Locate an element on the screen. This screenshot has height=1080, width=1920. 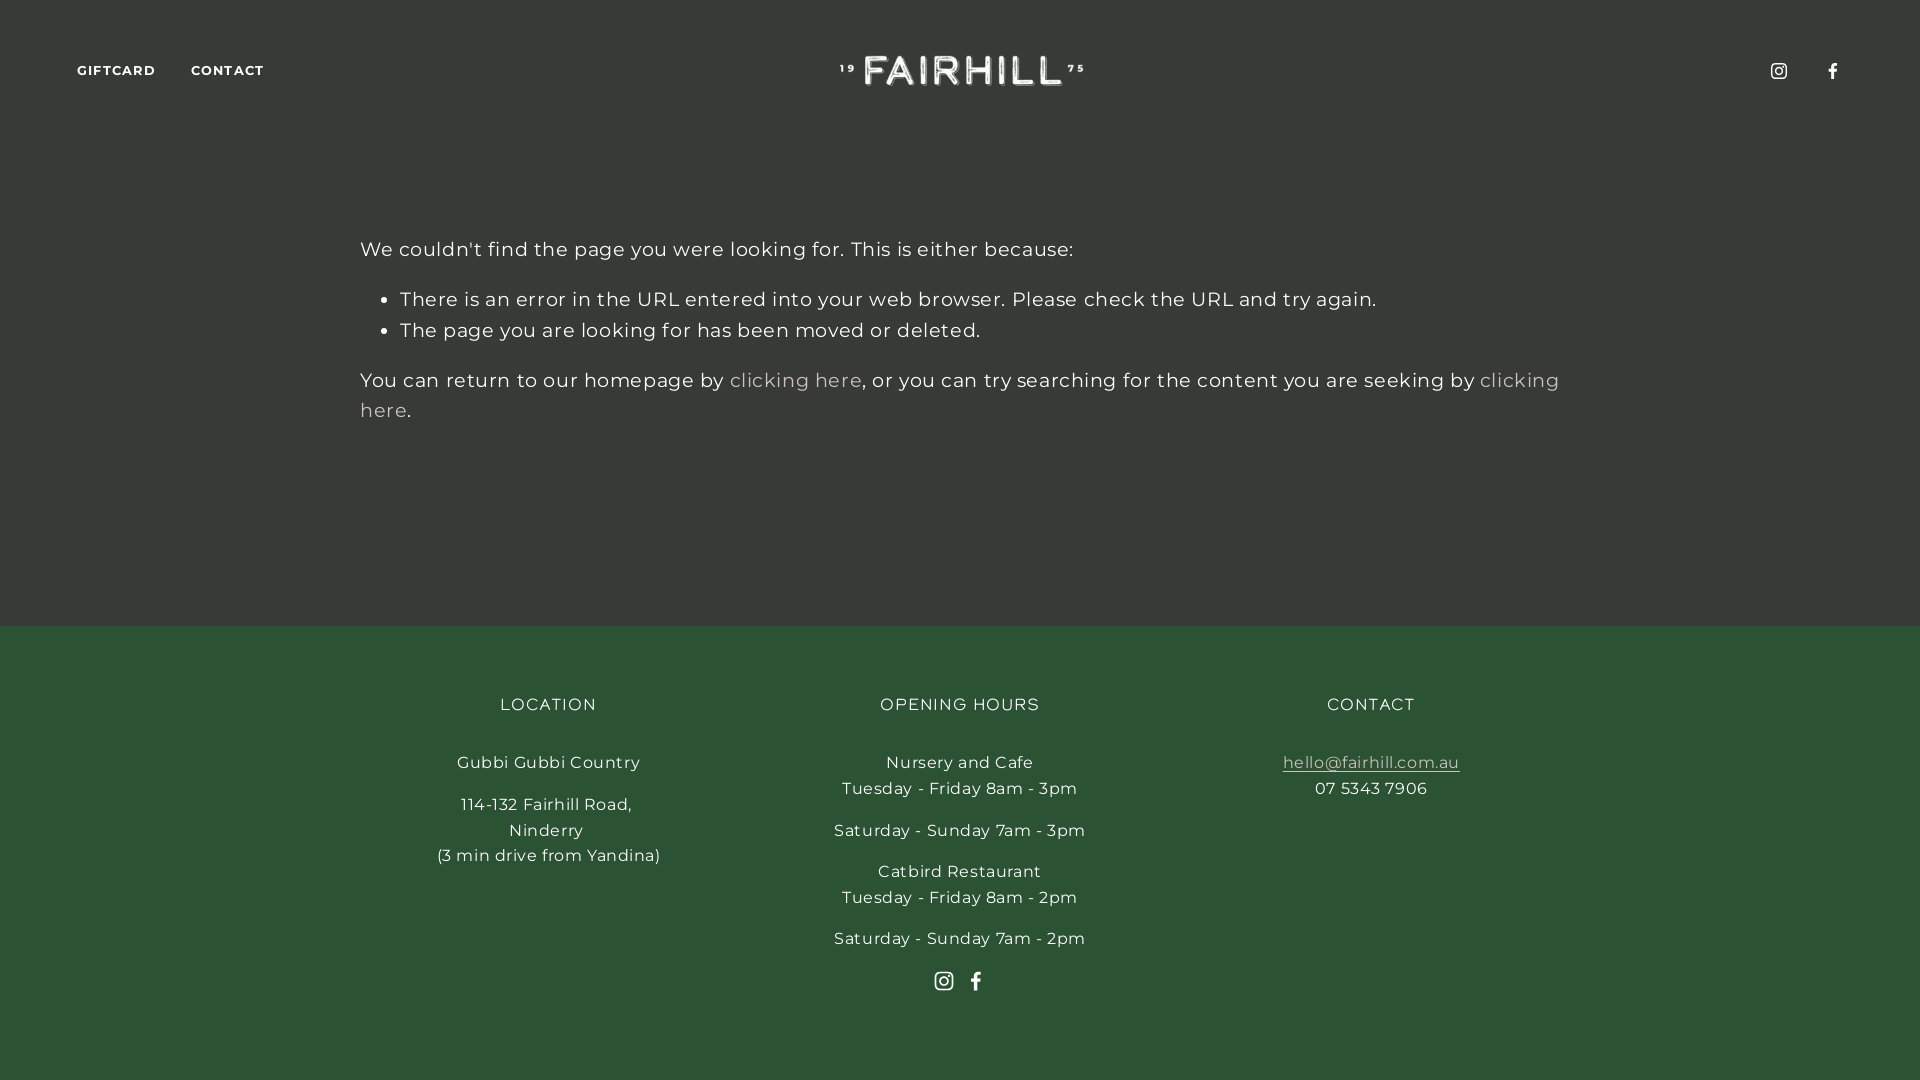
'clicking here' is located at coordinates (795, 380).